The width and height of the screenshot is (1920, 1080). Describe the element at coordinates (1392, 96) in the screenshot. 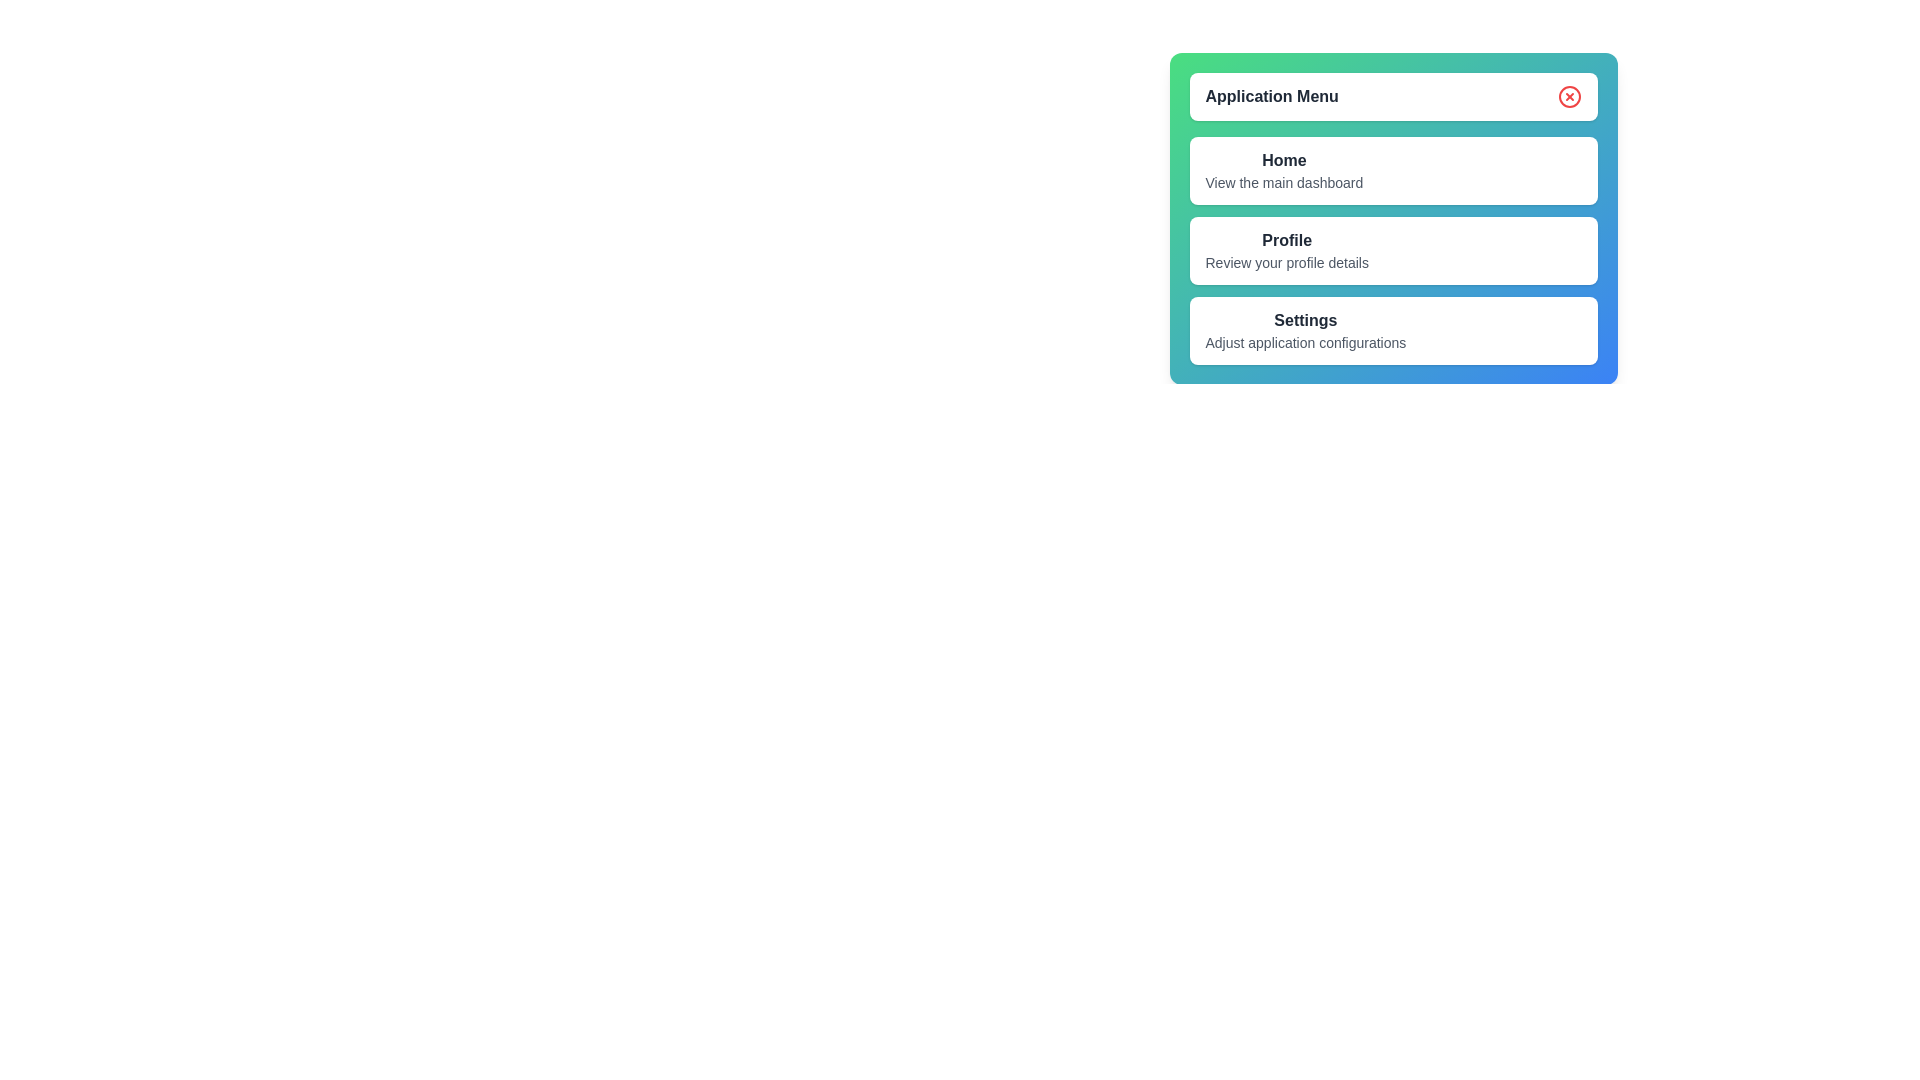

I see `button labeled 'Application Menu' to toggle the menu visibility` at that location.